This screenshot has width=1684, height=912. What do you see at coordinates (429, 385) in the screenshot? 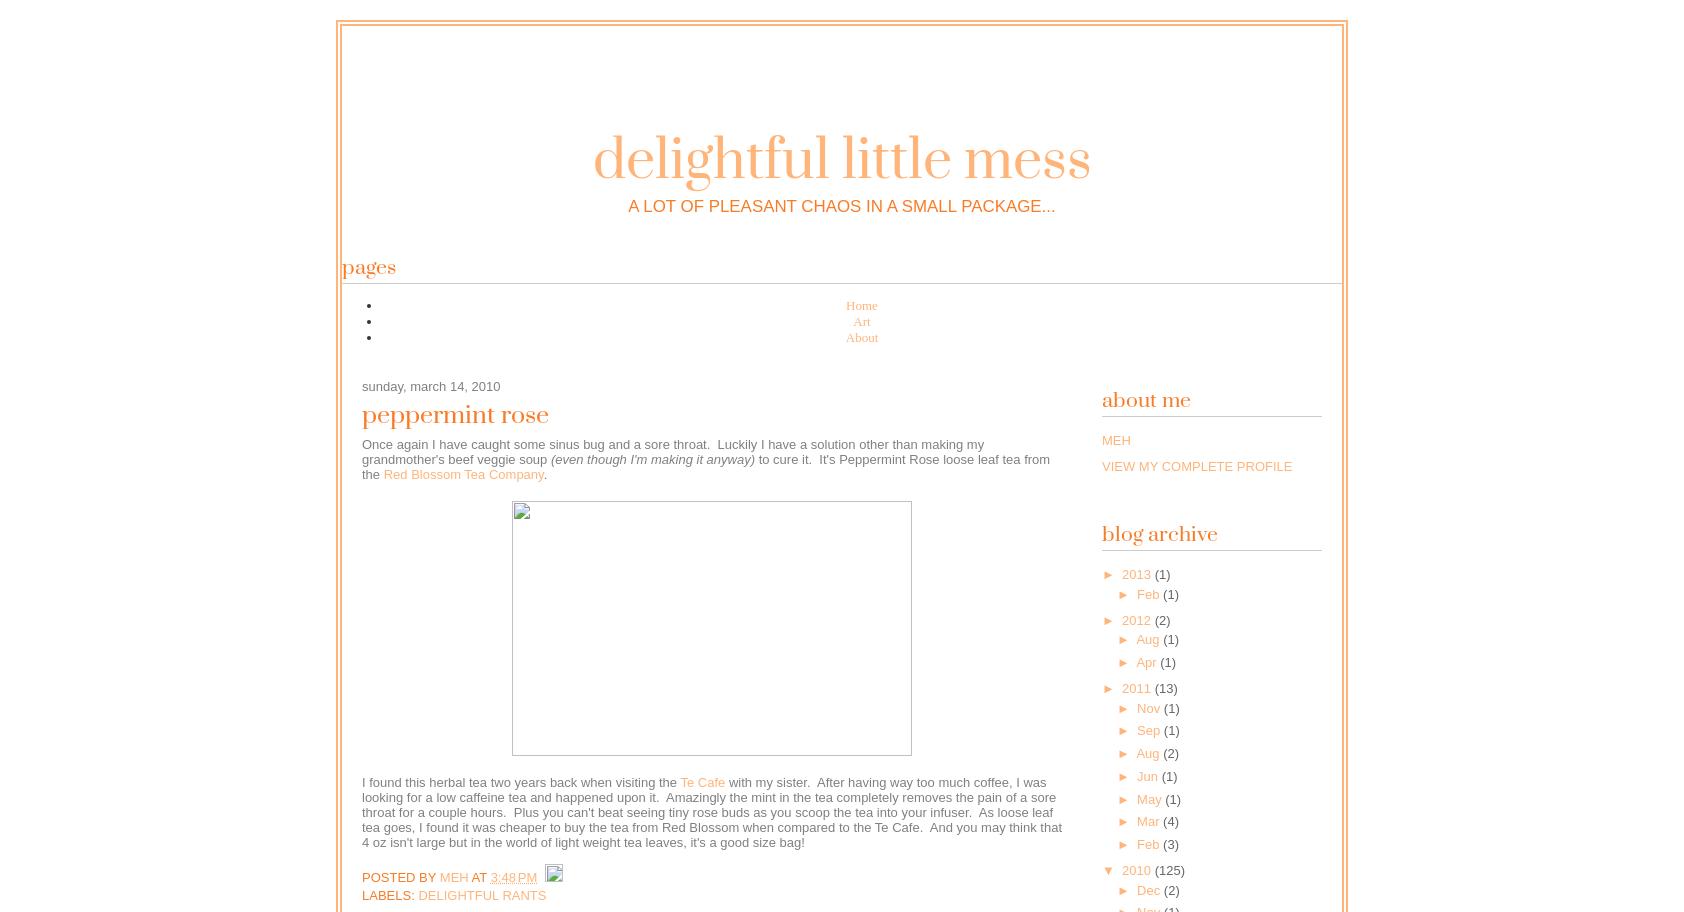
I see `'Sunday, March 14, 2010'` at bounding box center [429, 385].